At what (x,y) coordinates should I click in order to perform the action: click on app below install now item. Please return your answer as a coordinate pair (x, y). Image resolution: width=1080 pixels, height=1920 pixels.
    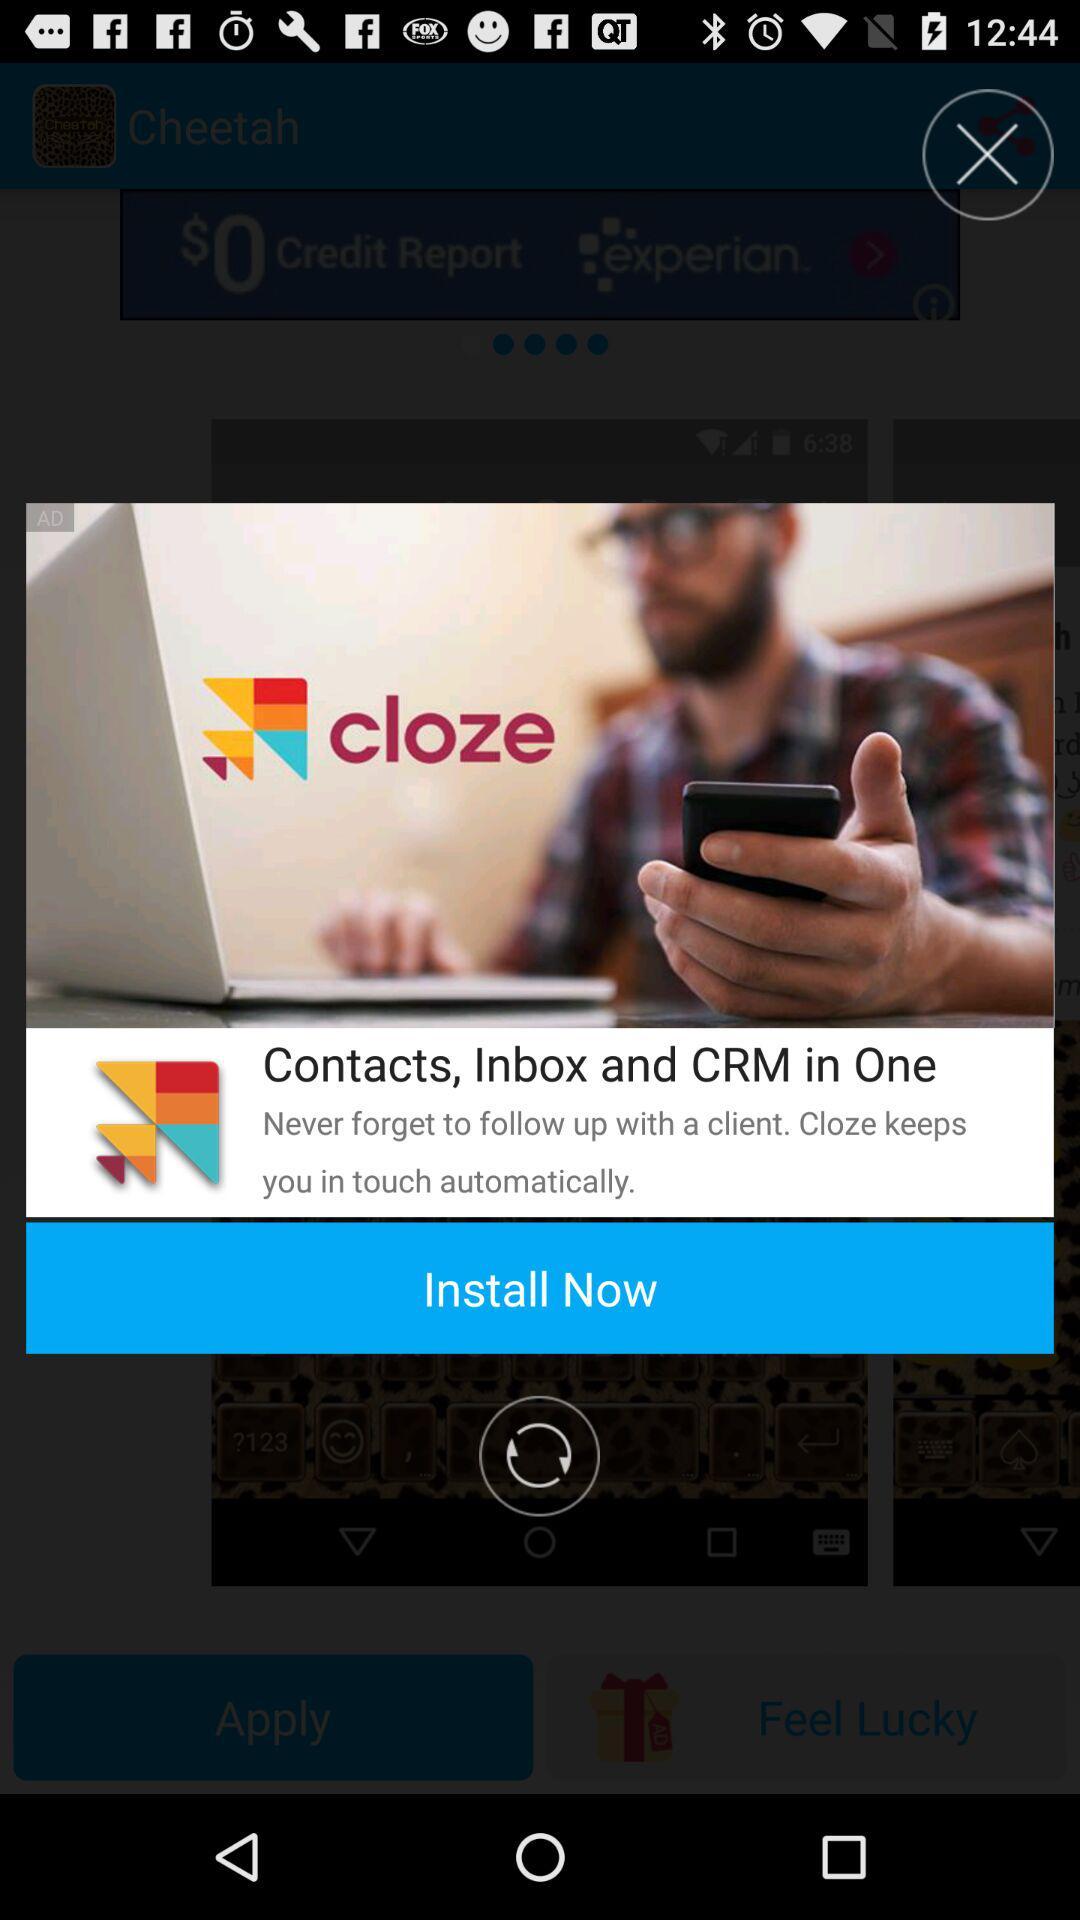
    Looking at the image, I should click on (538, 1456).